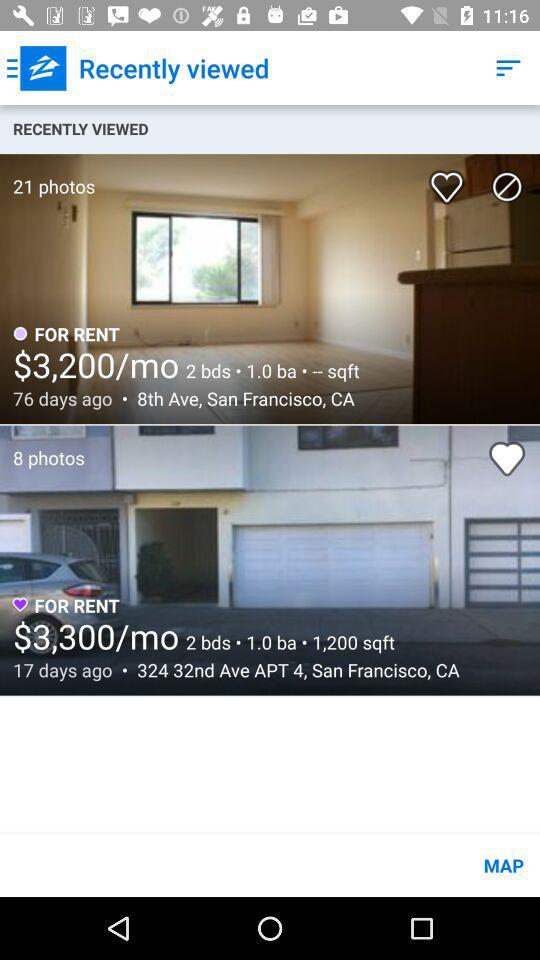 The width and height of the screenshot is (540, 960). Describe the element at coordinates (47, 175) in the screenshot. I see `icon below recently viewed icon` at that location.